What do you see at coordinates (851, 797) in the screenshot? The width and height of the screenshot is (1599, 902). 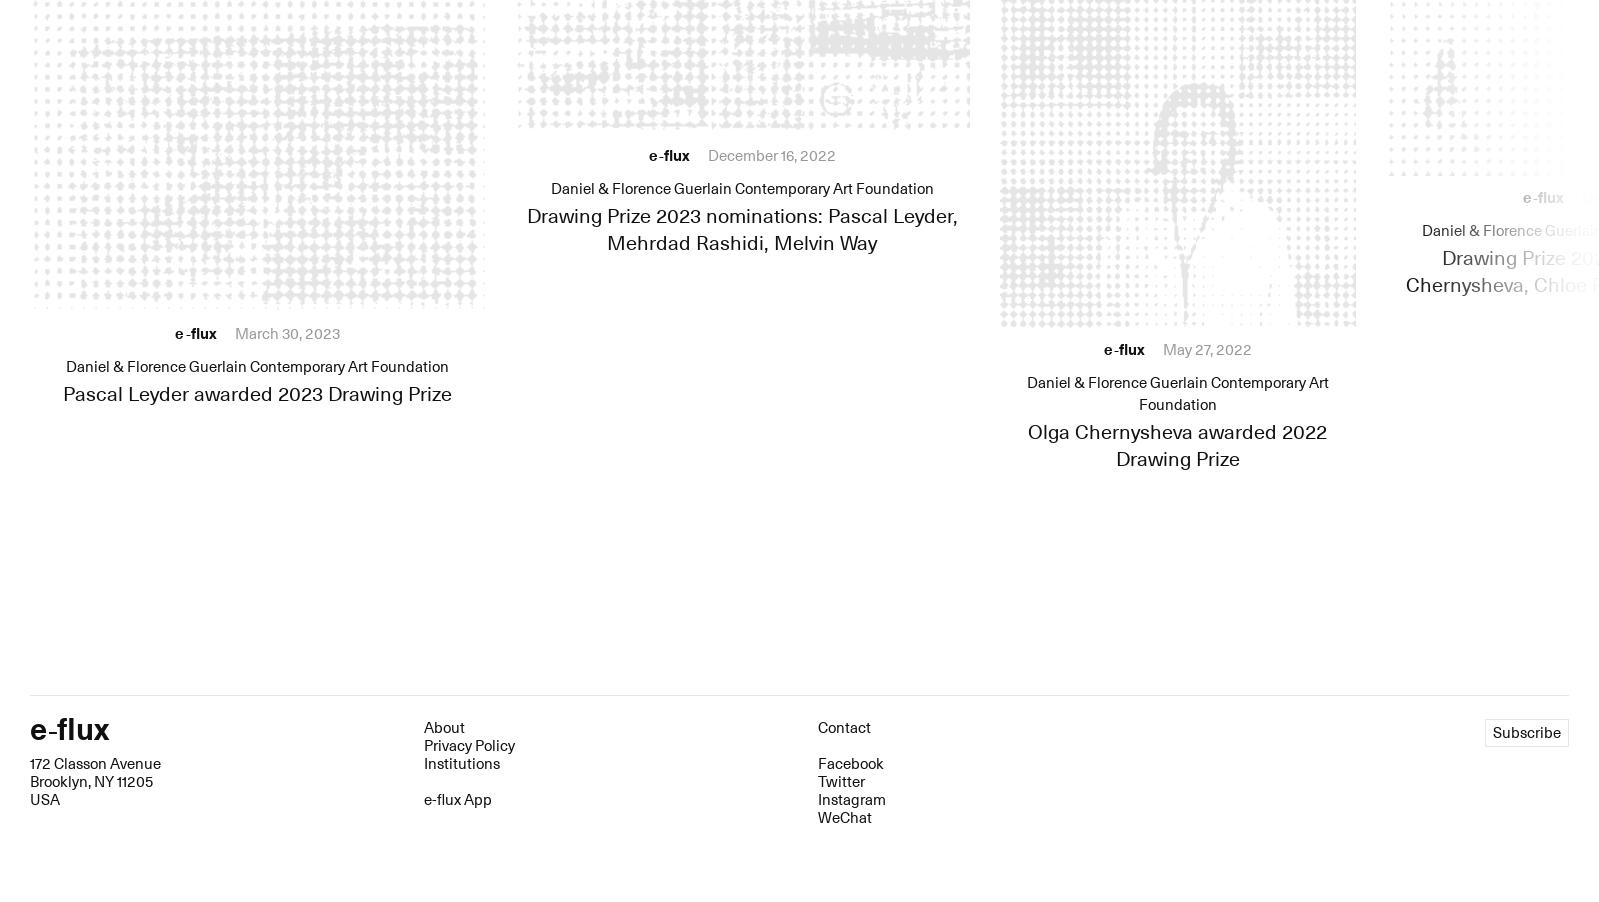 I see `'Instagram'` at bounding box center [851, 797].